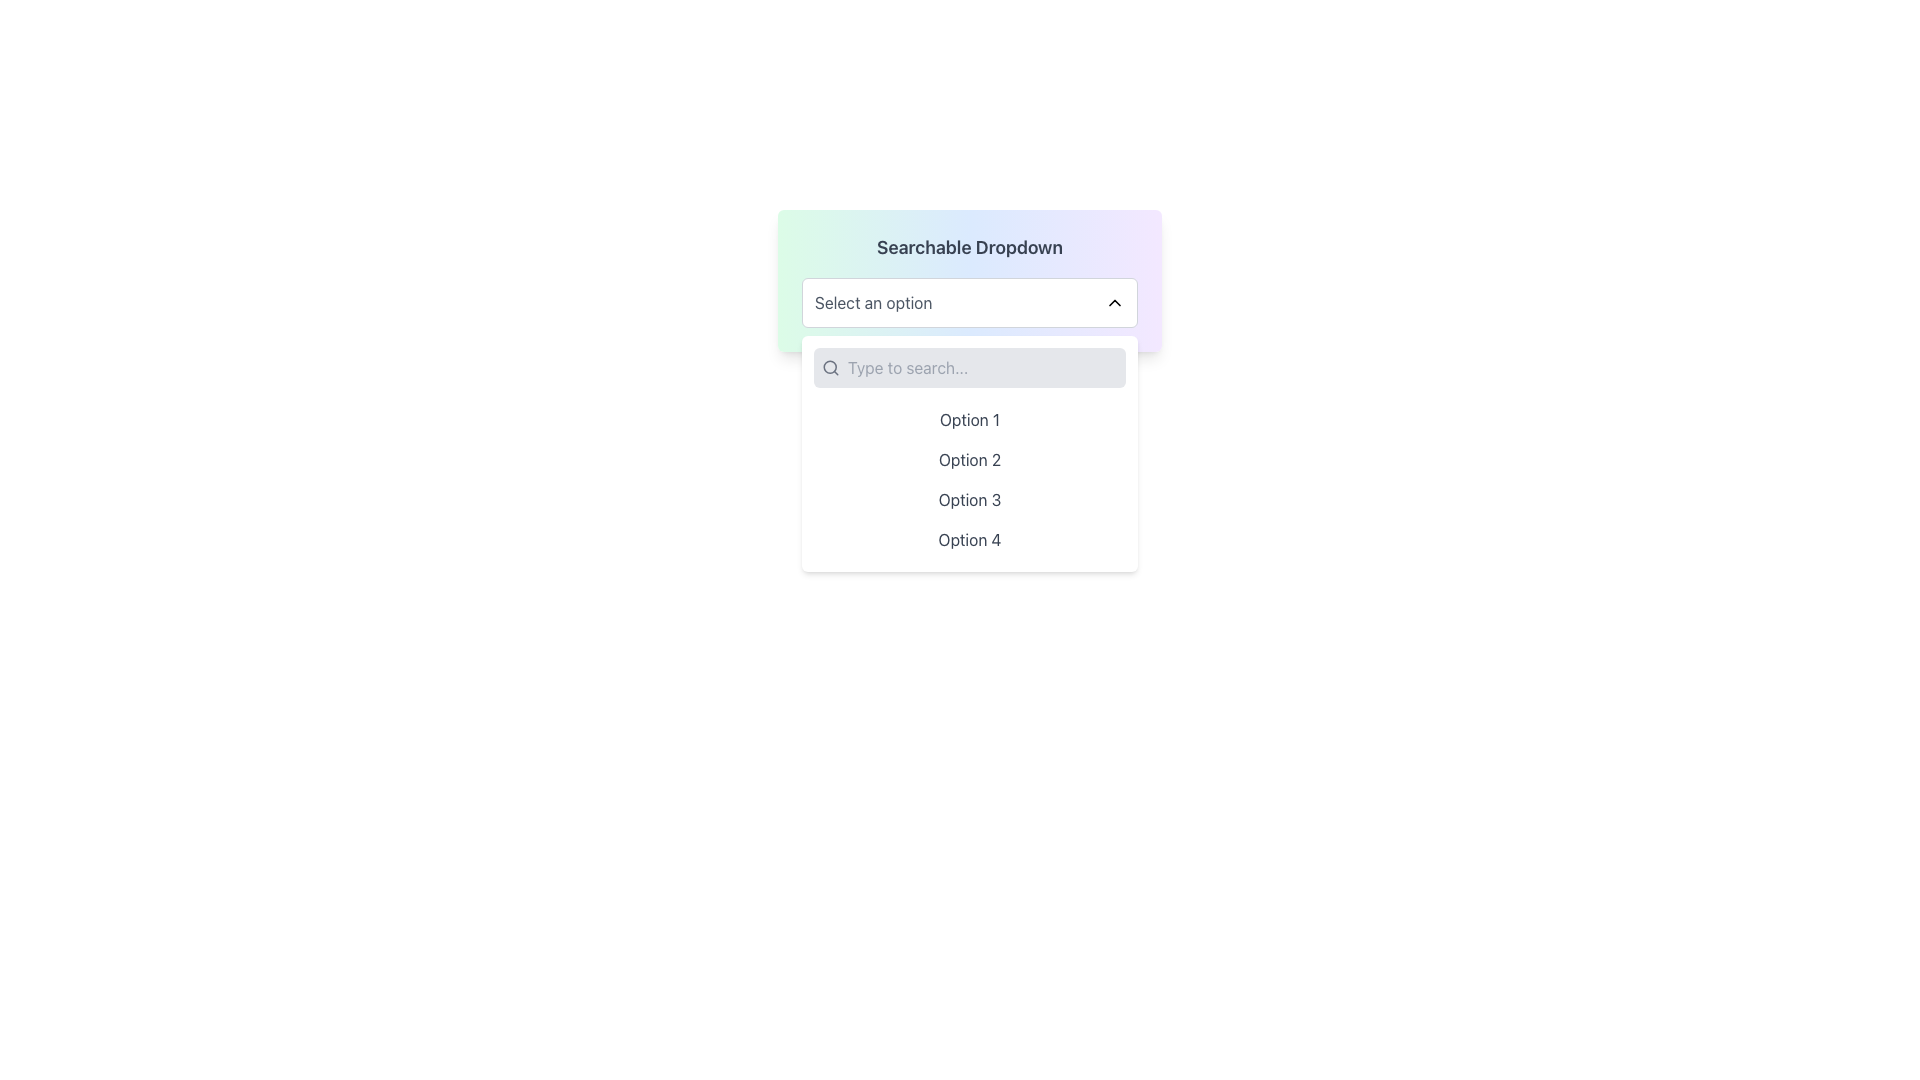 This screenshot has width=1920, height=1080. Describe the element at coordinates (969, 454) in the screenshot. I see `one of the options in the dropdown menu that appears below the 'Select an option' toggle button` at that location.